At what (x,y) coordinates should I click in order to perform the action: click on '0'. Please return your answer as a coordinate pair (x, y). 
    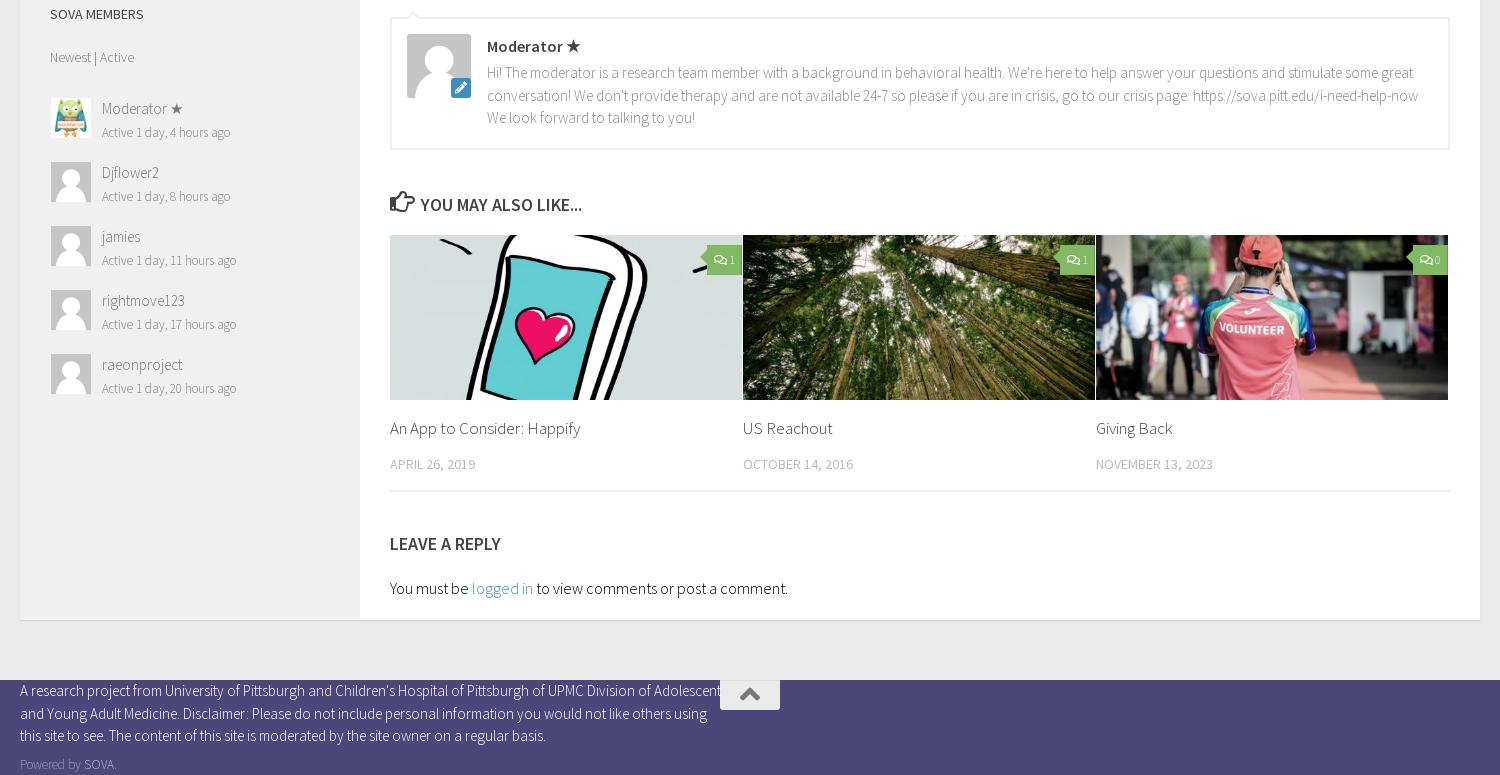
    Looking at the image, I should click on (1437, 257).